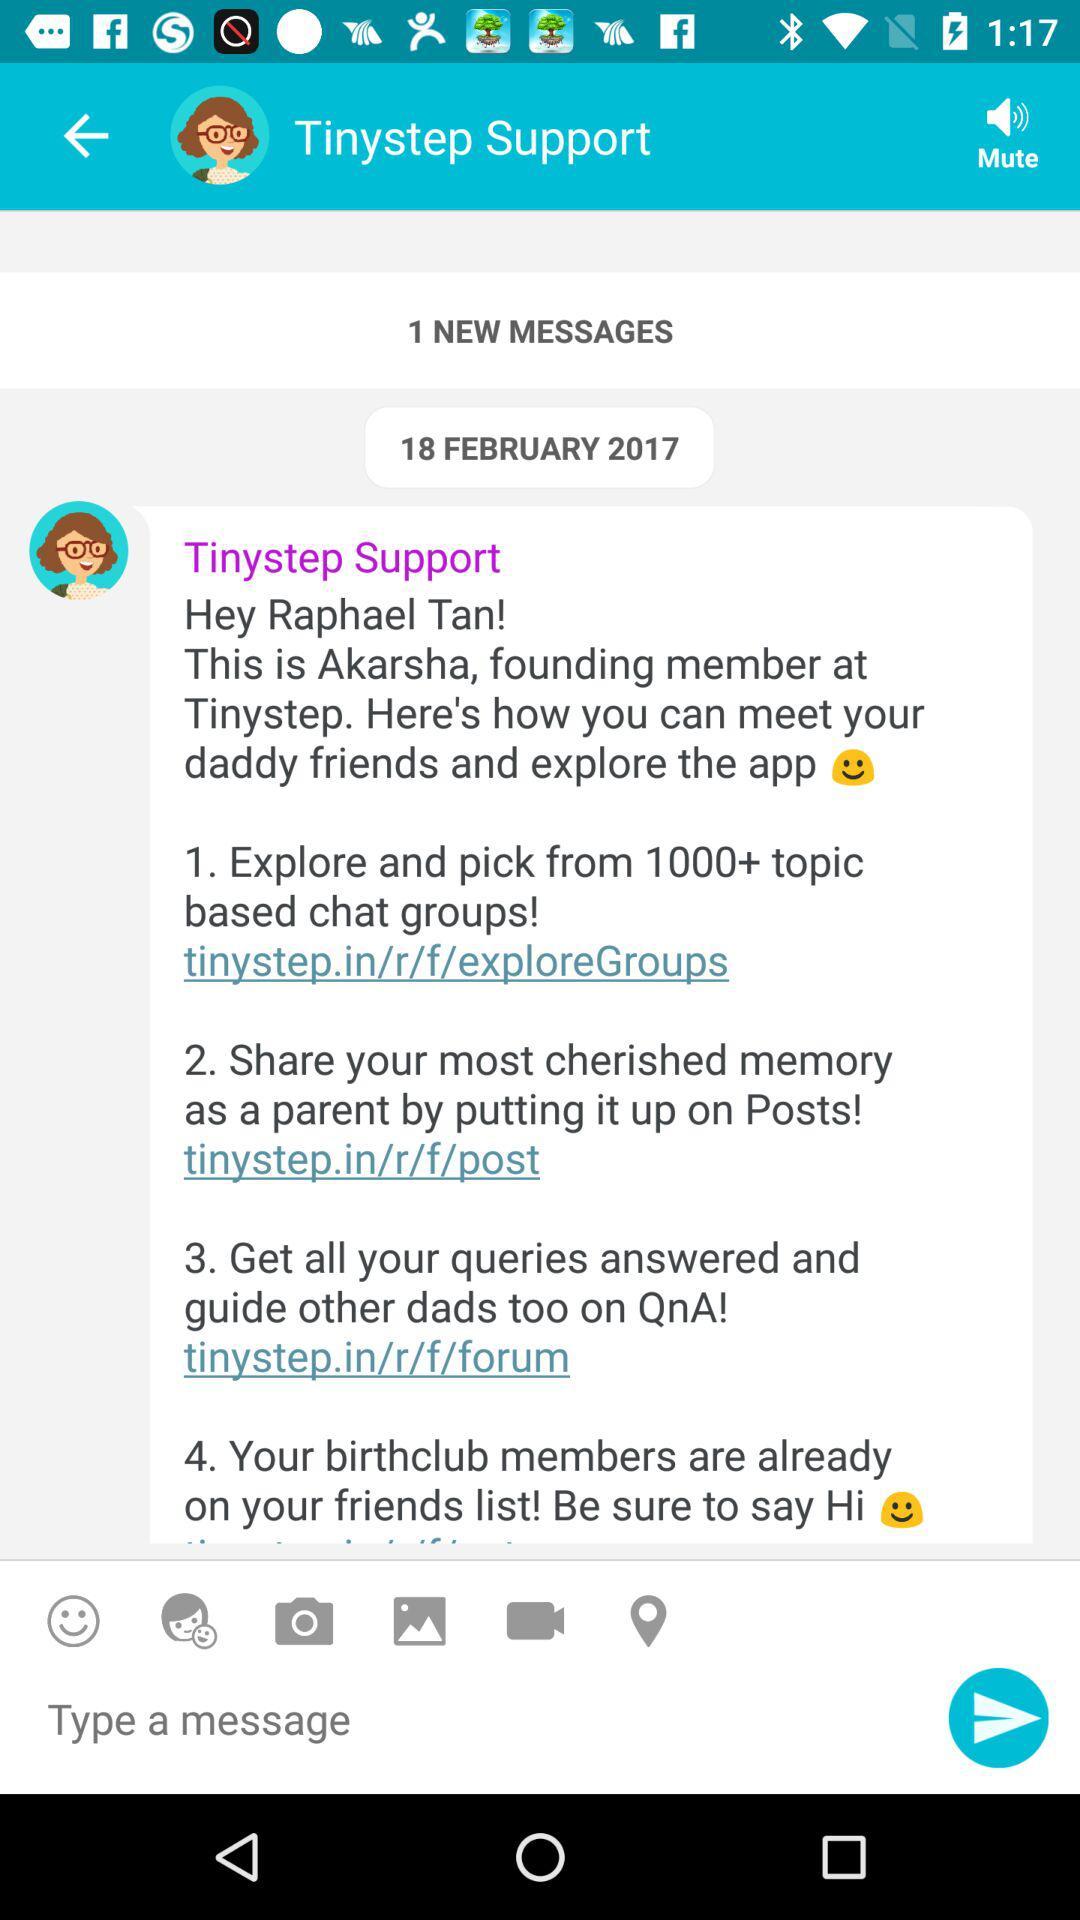 This screenshot has height=1920, width=1080. I want to click on picture from your photo album, so click(419, 1621).